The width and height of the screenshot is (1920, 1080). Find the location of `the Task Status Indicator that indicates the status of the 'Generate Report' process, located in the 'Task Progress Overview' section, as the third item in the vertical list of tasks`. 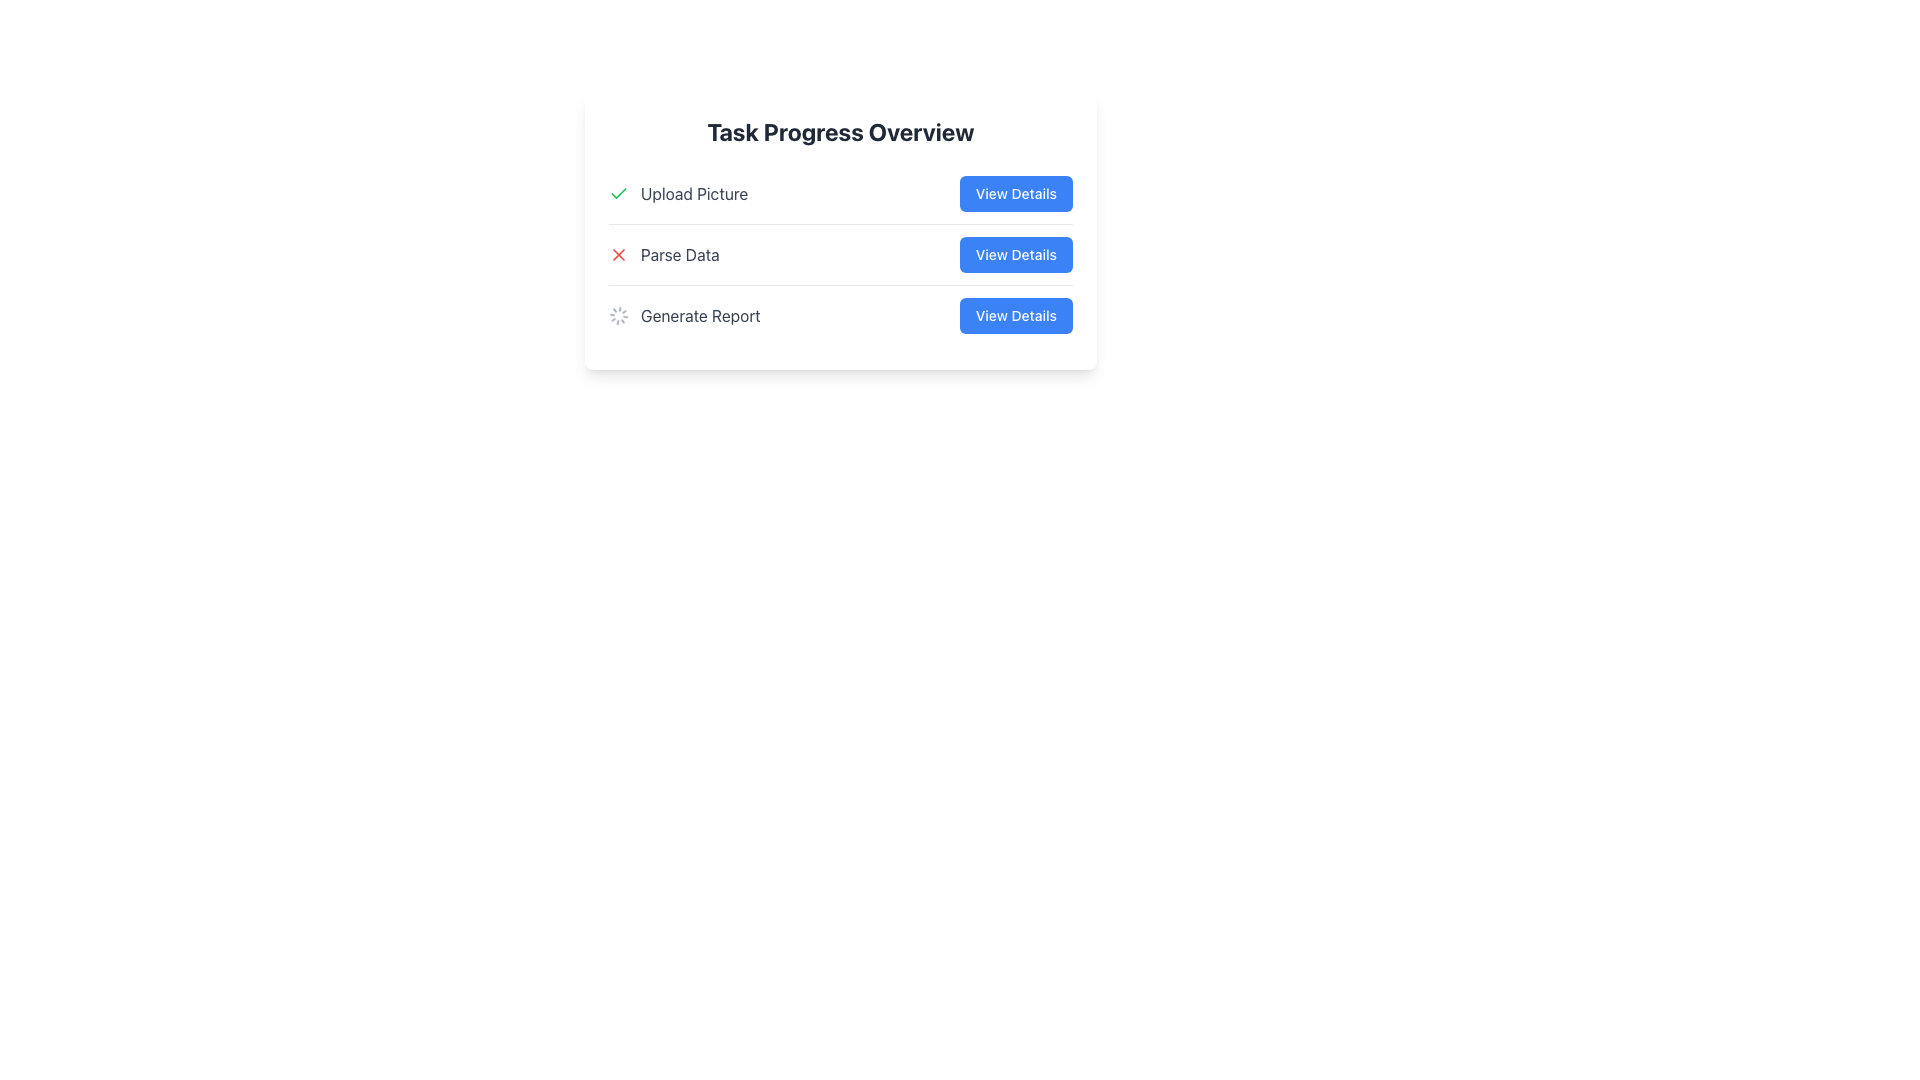

the Task Status Indicator that indicates the status of the 'Generate Report' process, located in the 'Task Progress Overview' section, as the third item in the vertical list of tasks is located at coordinates (684, 315).